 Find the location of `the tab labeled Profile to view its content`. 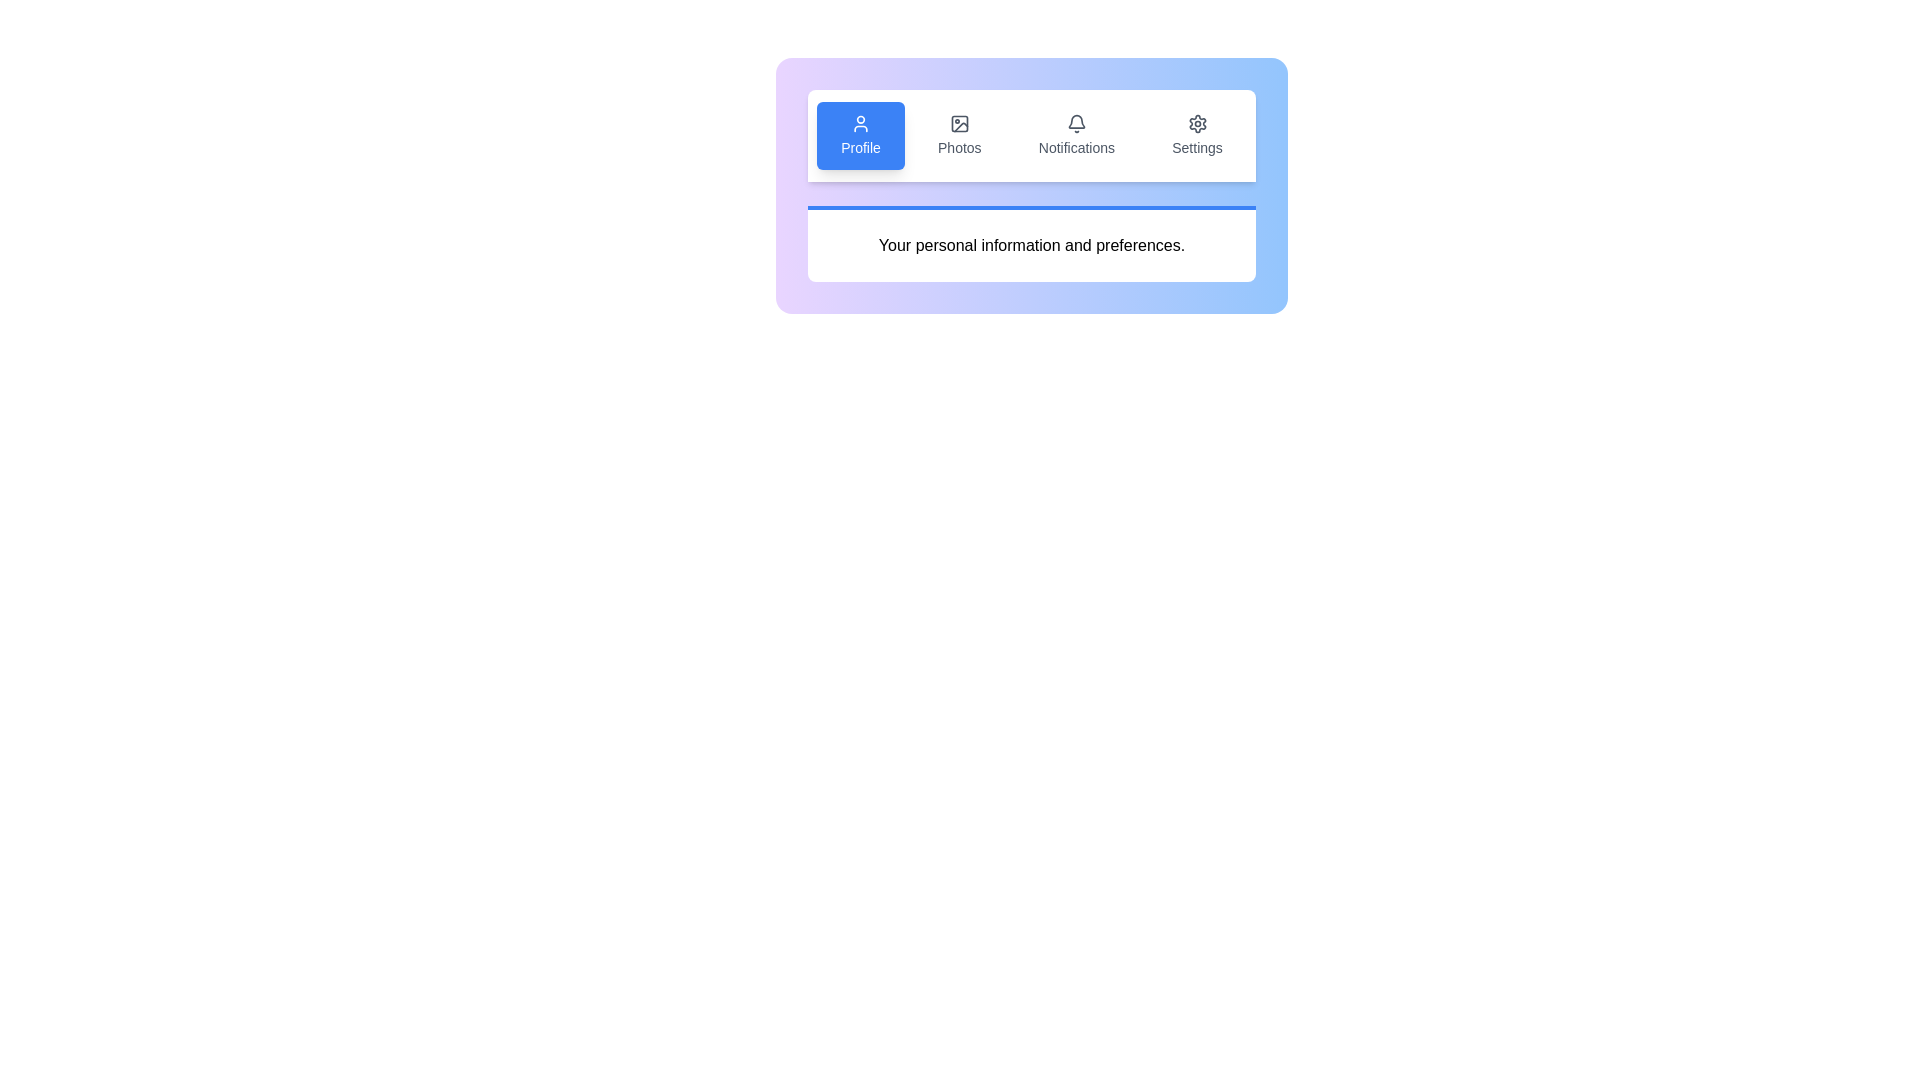

the tab labeled Profile to view its content is located at coordinates (860, 135).